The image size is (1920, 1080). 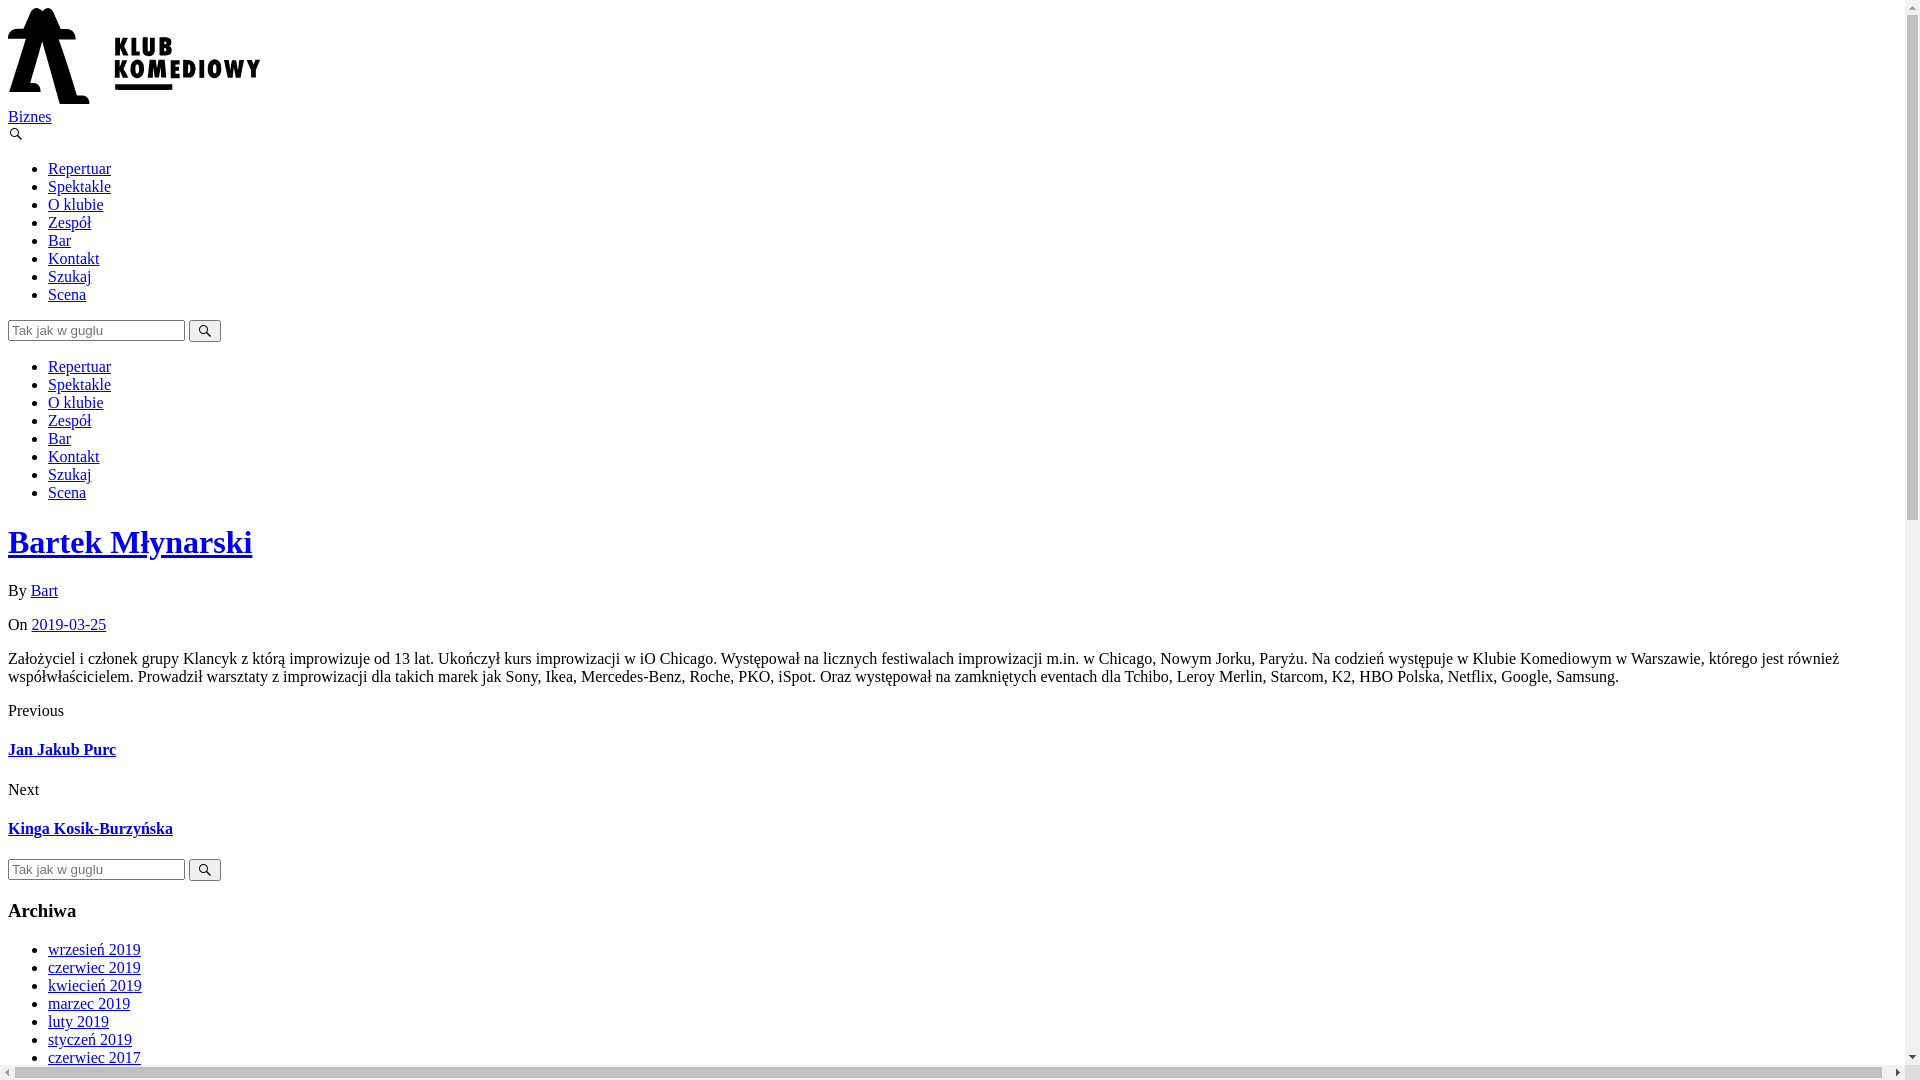 I want to click on 'Repertuar', so click(x=48, y=167).